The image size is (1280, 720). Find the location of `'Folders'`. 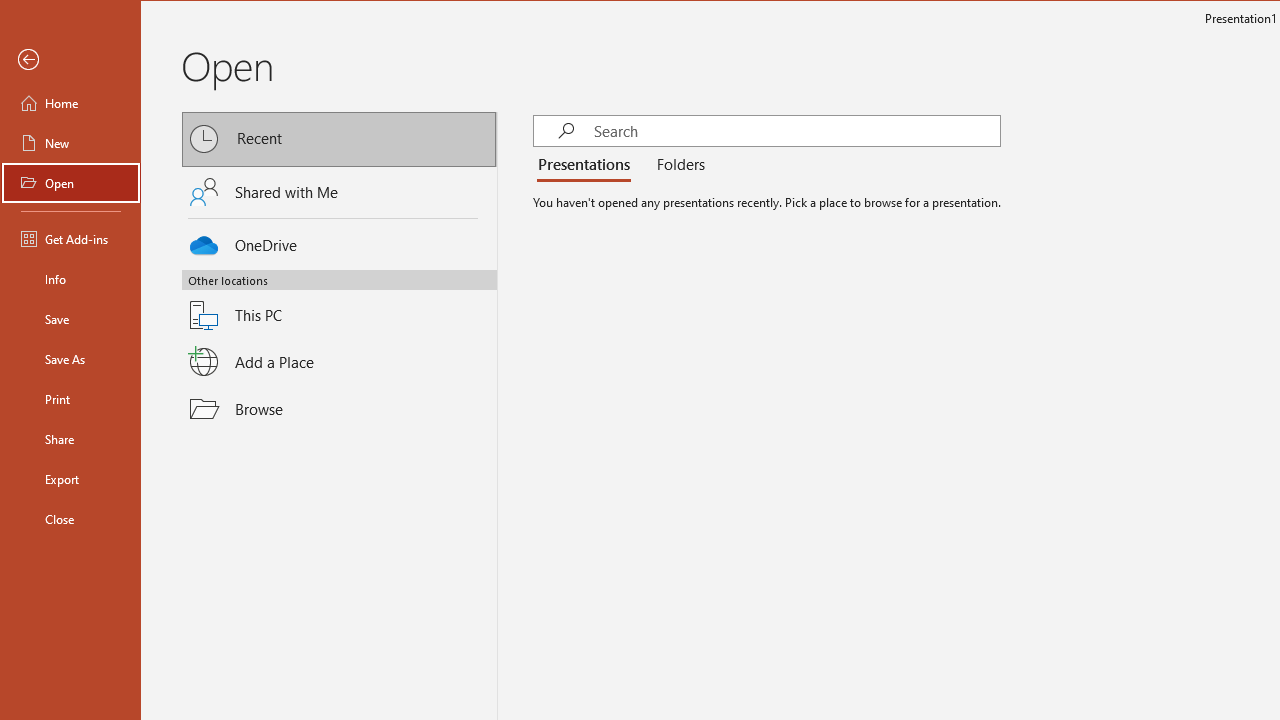

'Folders' is located at coordinates (676, 164).